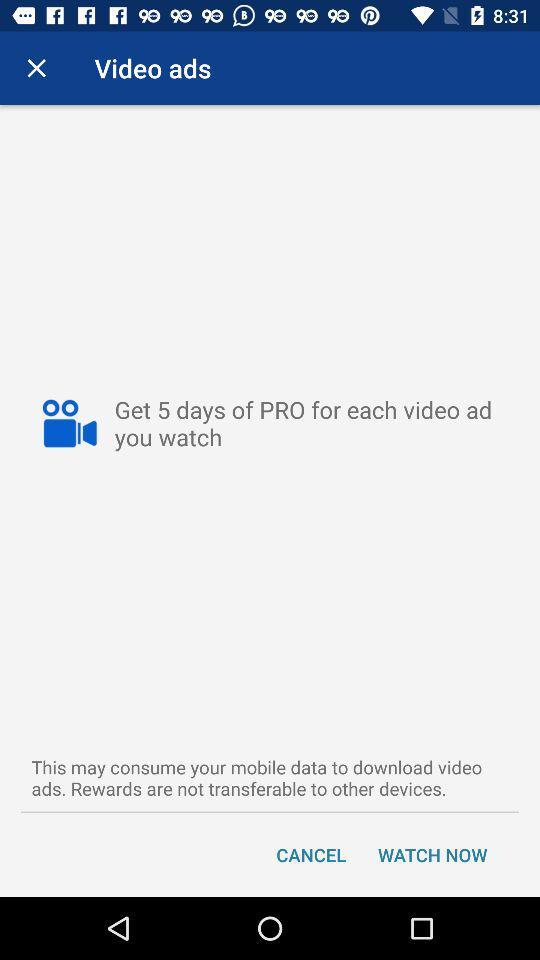  What do you see at coordinates (36, 68) in the screenshot?
I see `the item next to the video ads item` at bounding box center [36, 68].